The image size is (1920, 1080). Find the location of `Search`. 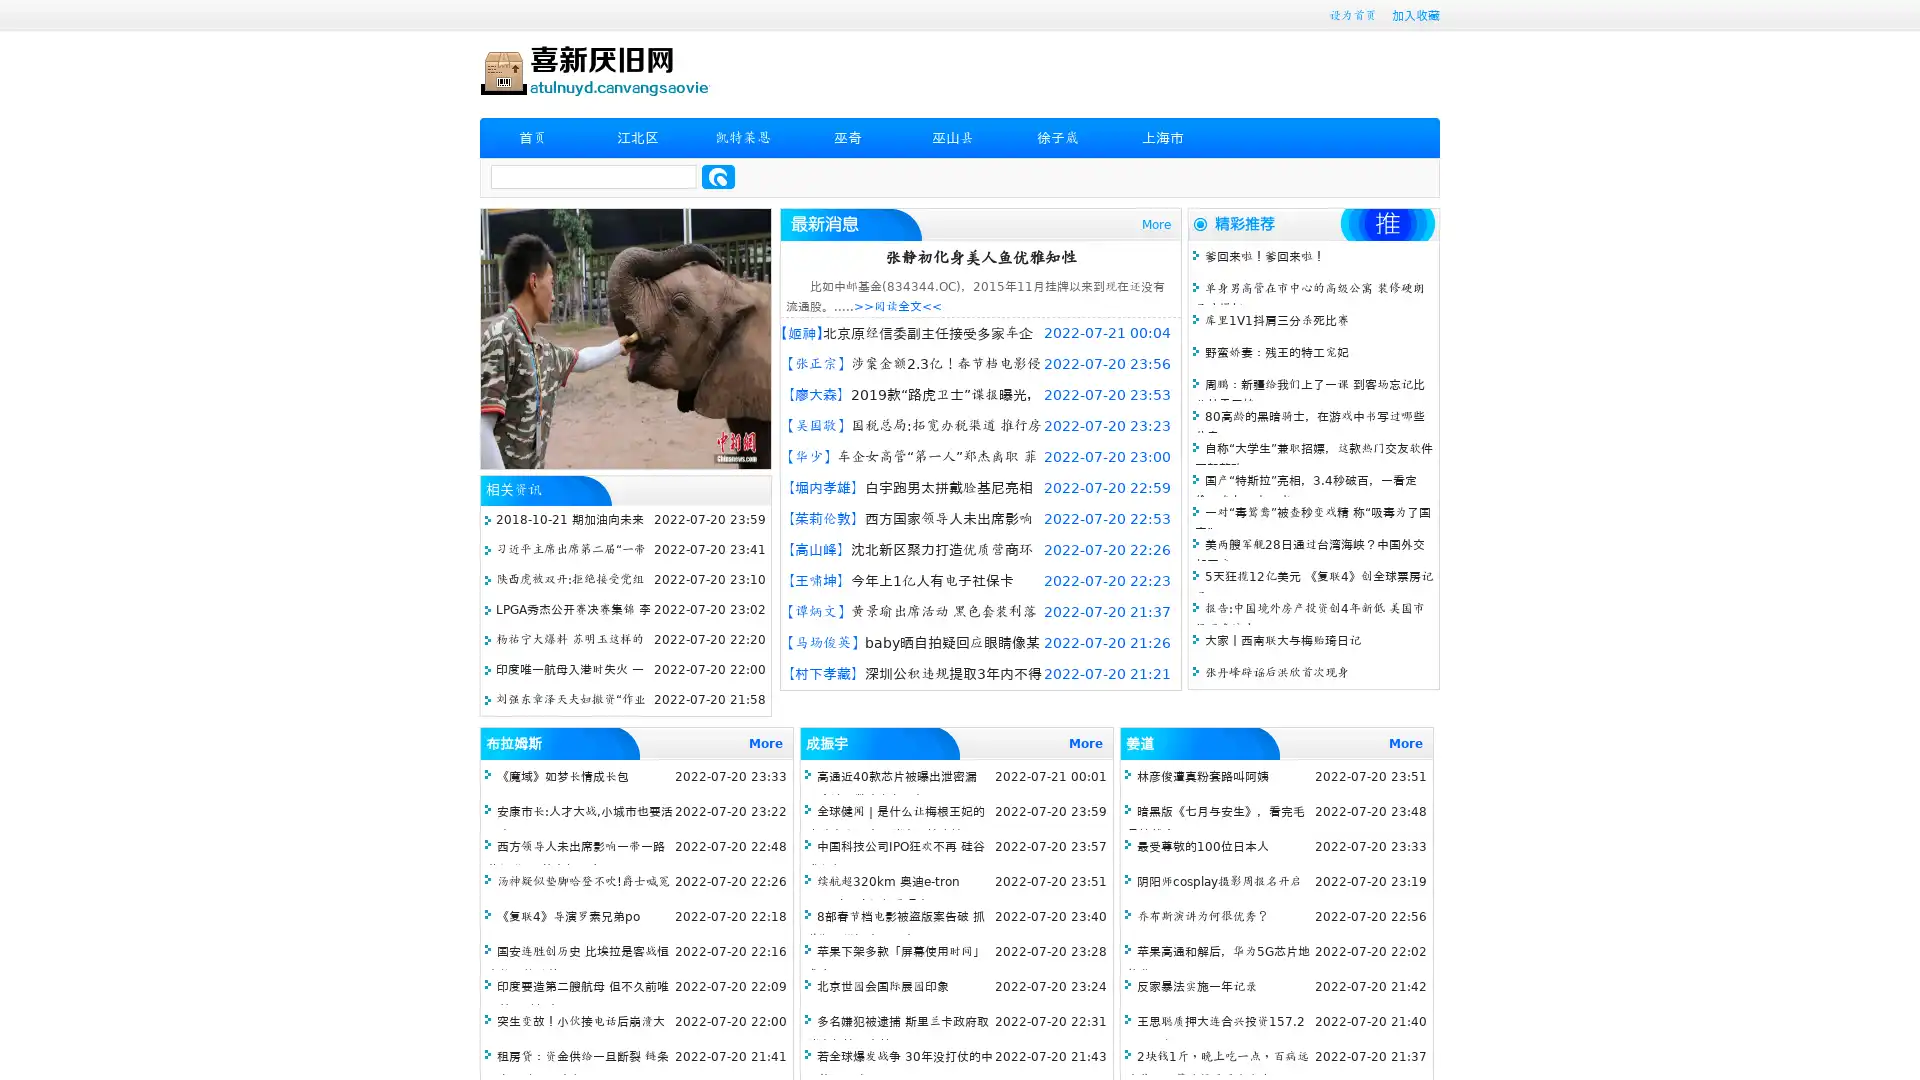

Search is located at coordinates (718, 176).